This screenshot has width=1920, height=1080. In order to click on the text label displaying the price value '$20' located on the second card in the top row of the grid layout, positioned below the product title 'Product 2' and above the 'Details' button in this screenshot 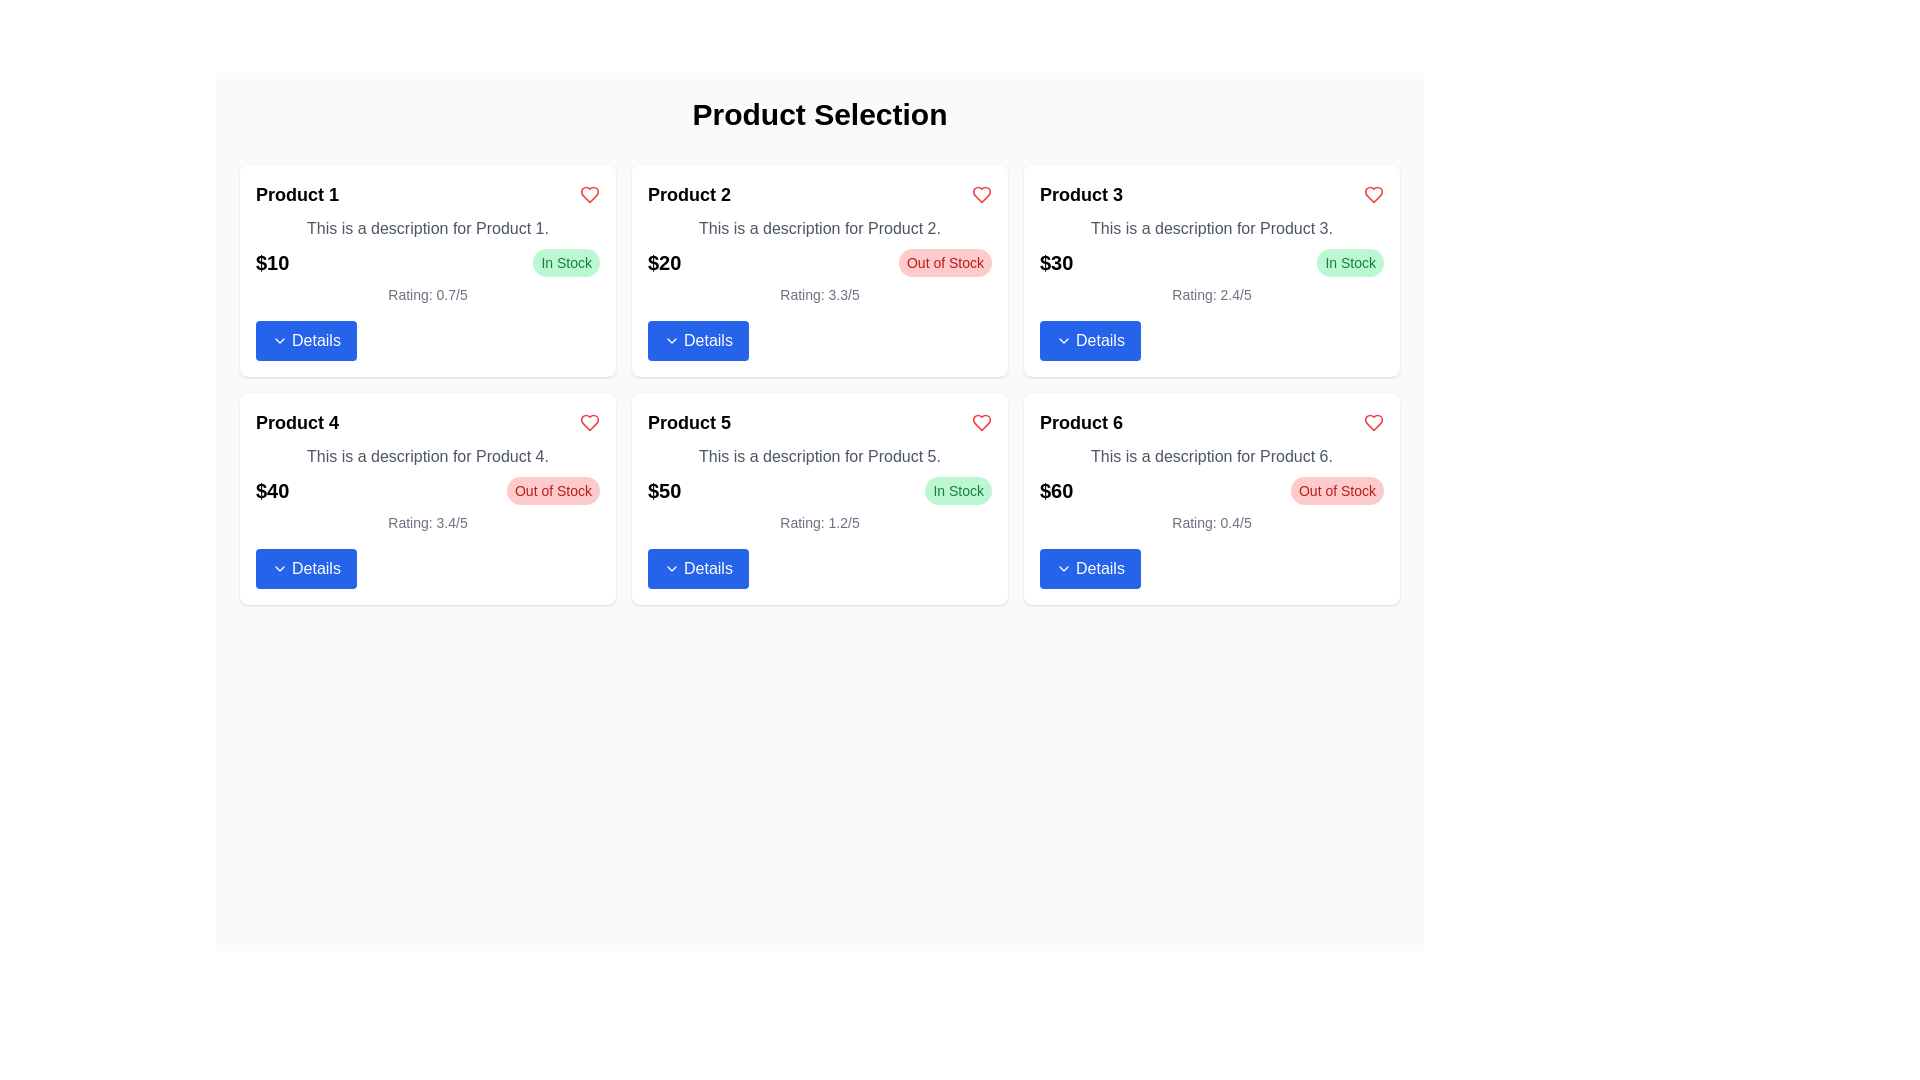, I will do `click(664, 261)`.